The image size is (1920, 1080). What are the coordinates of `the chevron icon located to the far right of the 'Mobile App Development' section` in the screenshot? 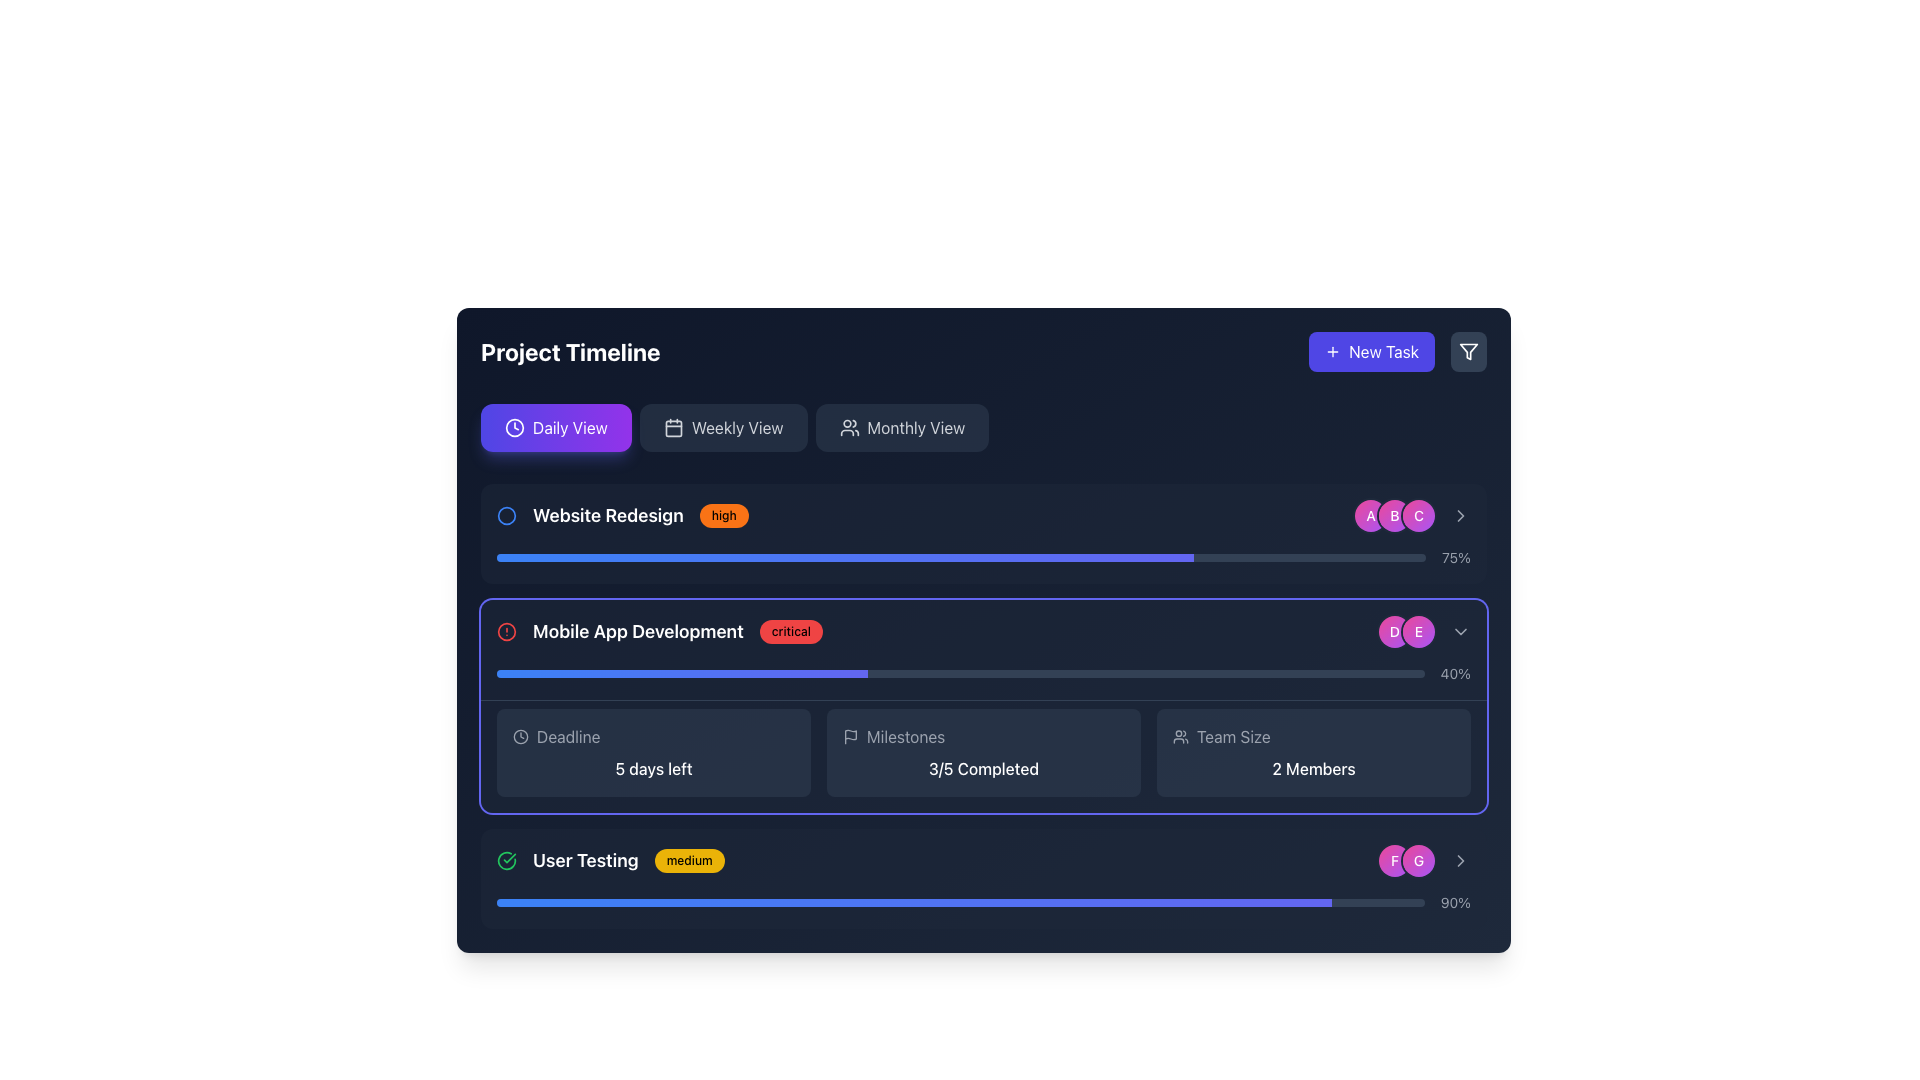 It's located at (1460, 859).